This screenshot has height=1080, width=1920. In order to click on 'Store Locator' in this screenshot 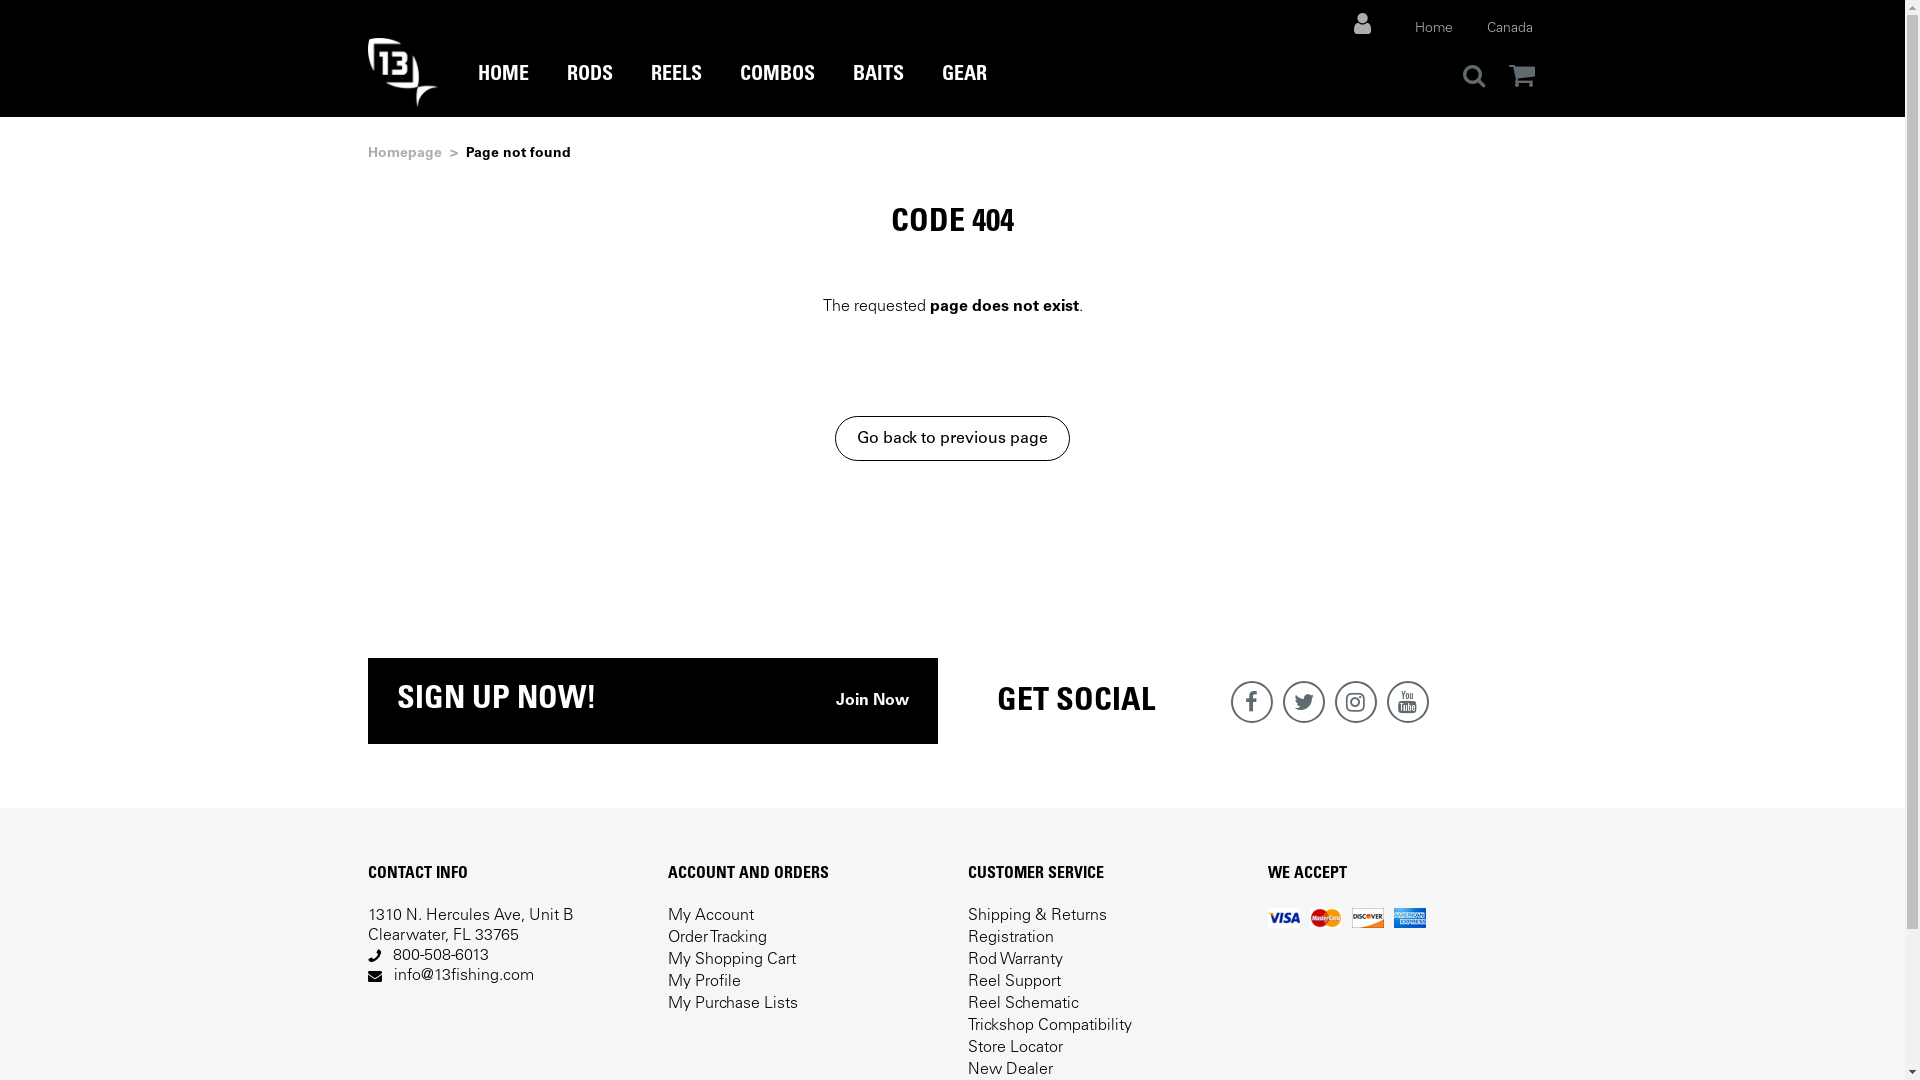, I will do `click(1015, 1047)`.